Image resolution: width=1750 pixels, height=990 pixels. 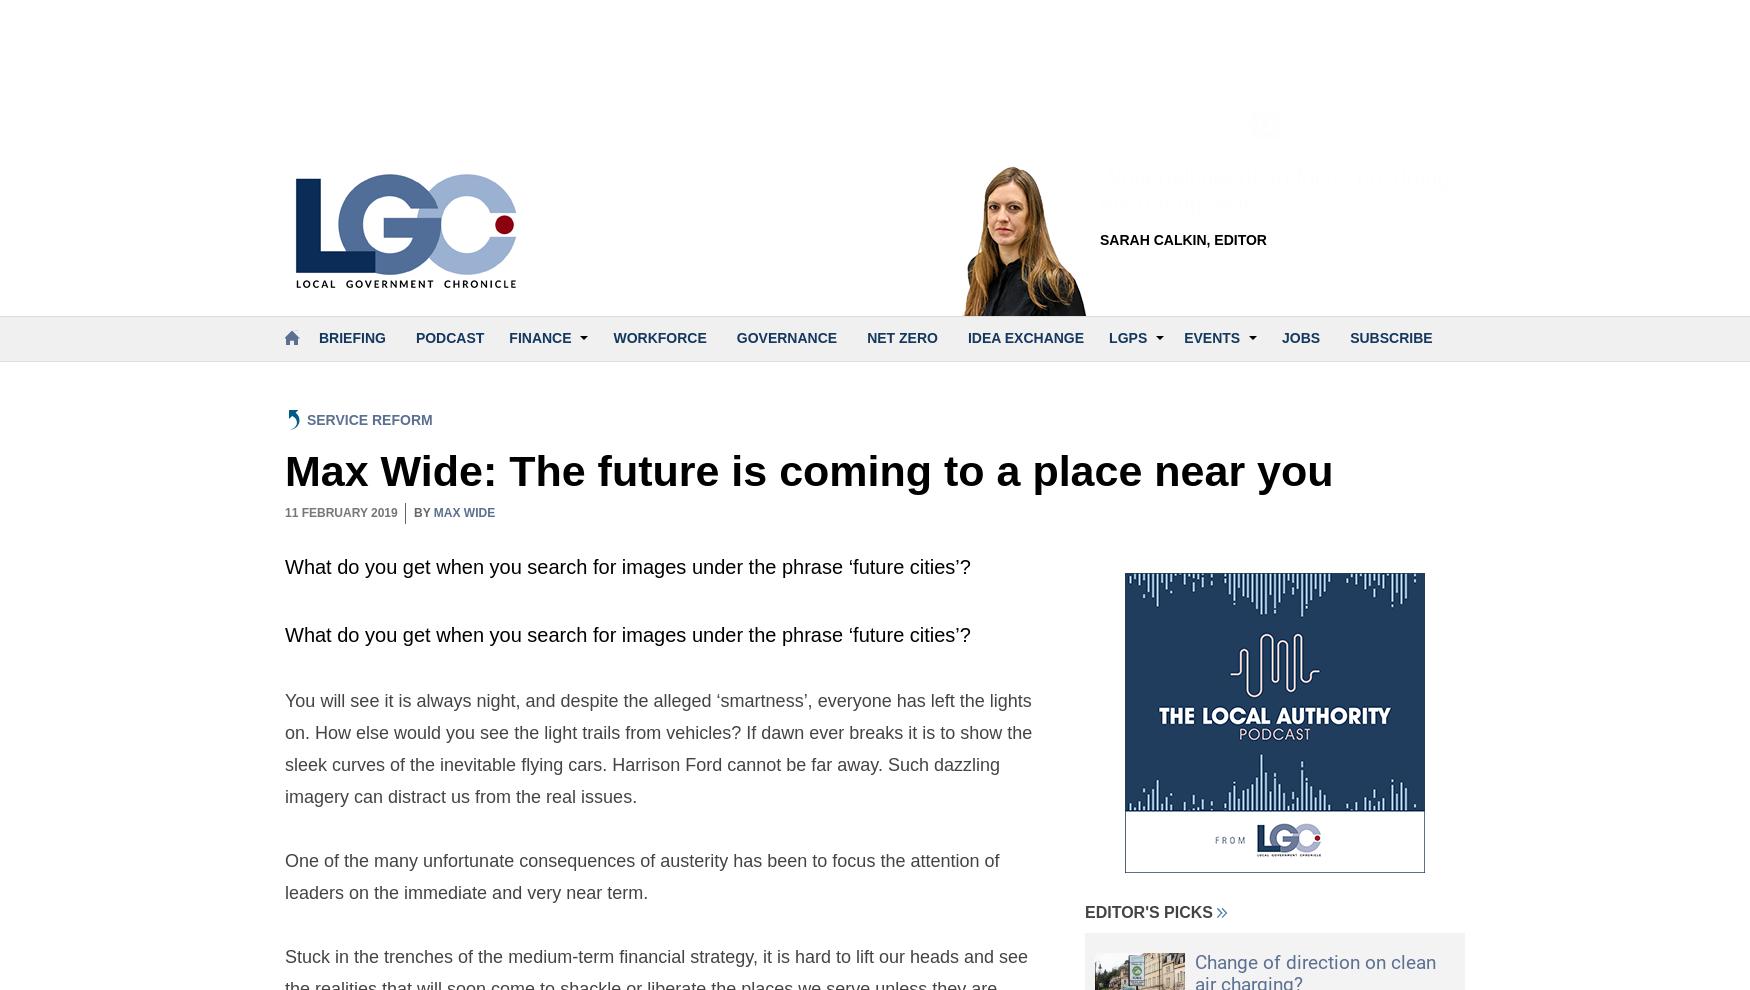 I want to click on 'Idea Exchange', so click(x=1024, y=336).